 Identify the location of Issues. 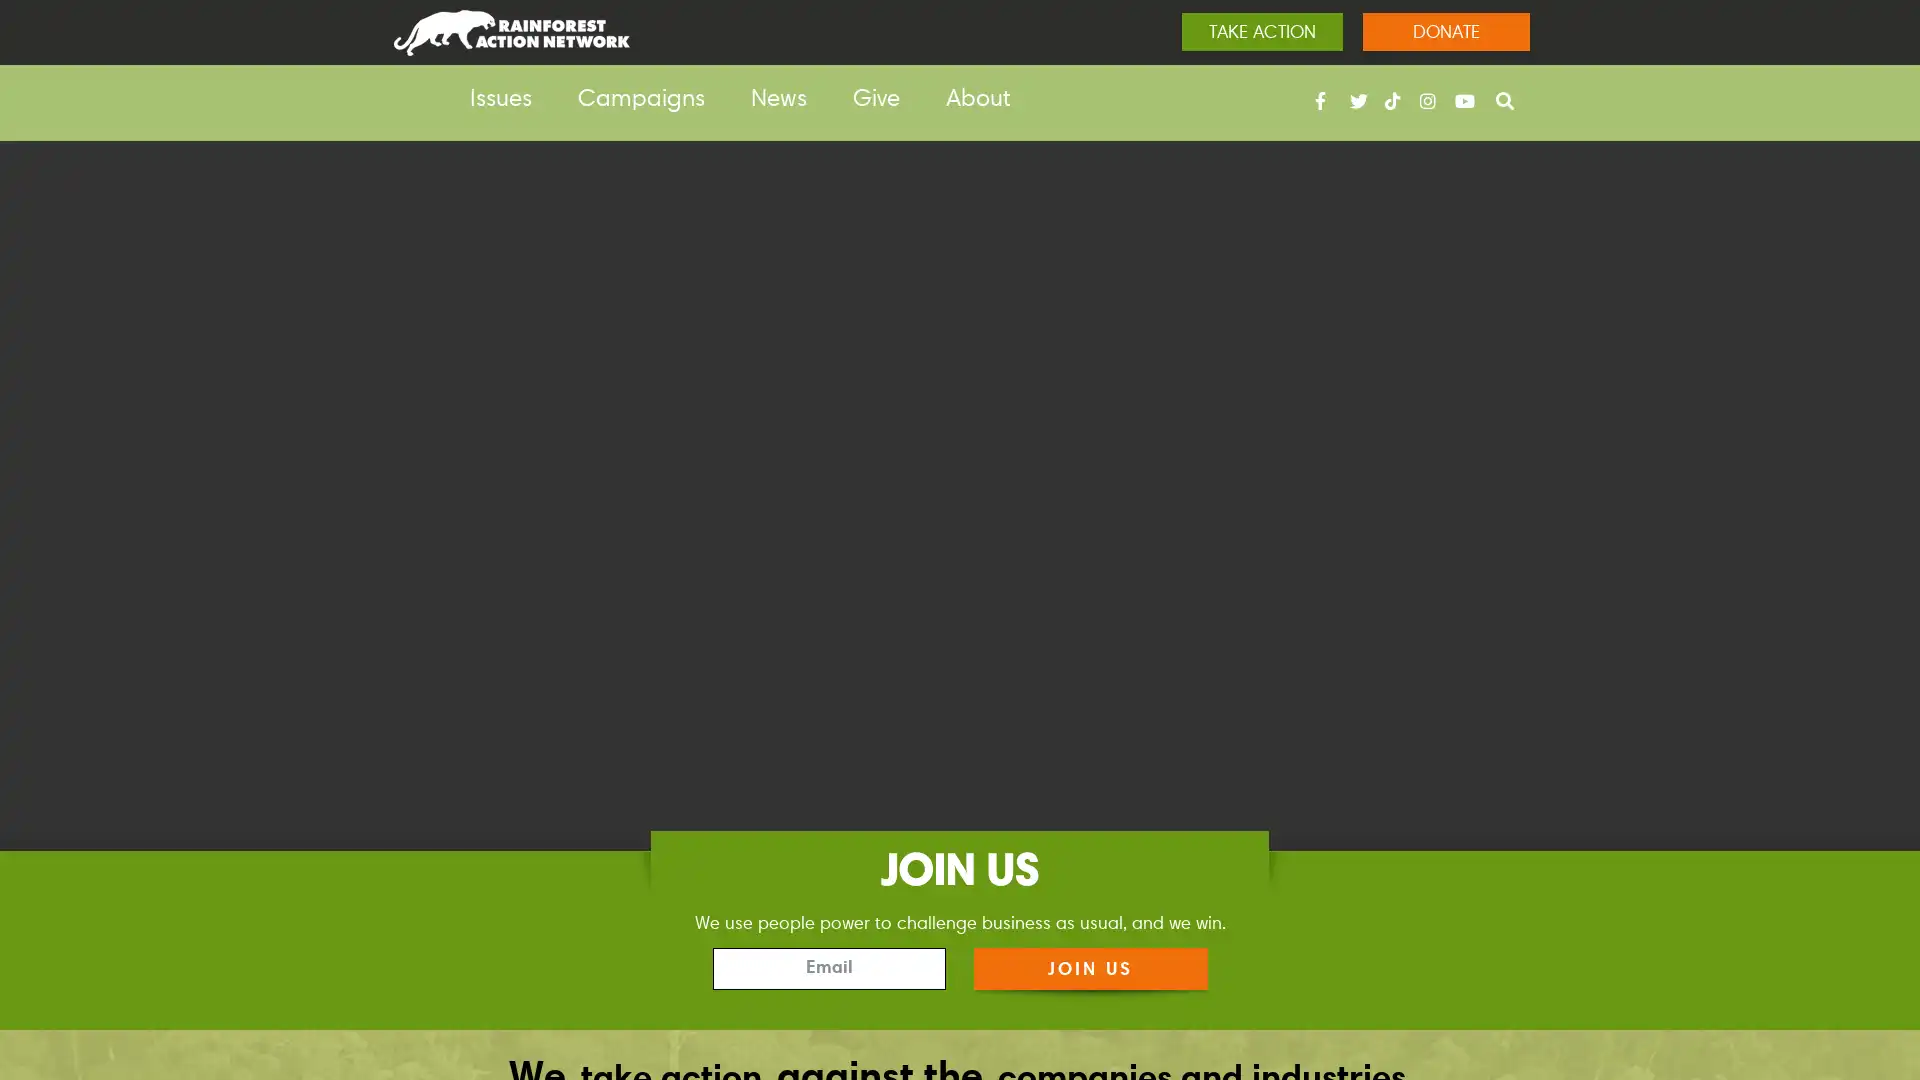
(500, 100).